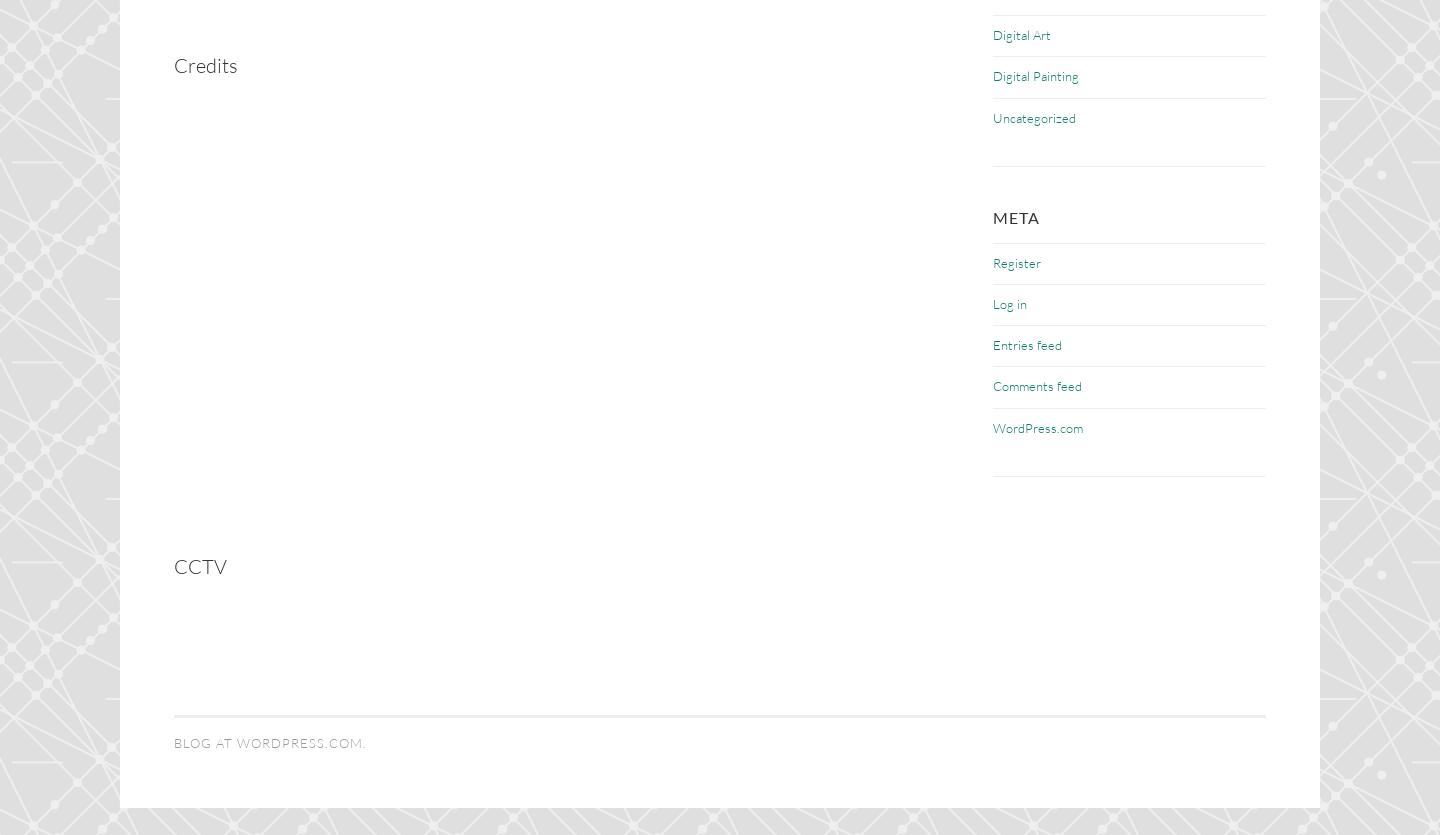 Image resolution: width=1440 pixels, height=835 pixels. I want to click on 'Digital Art', so click(992, 34).